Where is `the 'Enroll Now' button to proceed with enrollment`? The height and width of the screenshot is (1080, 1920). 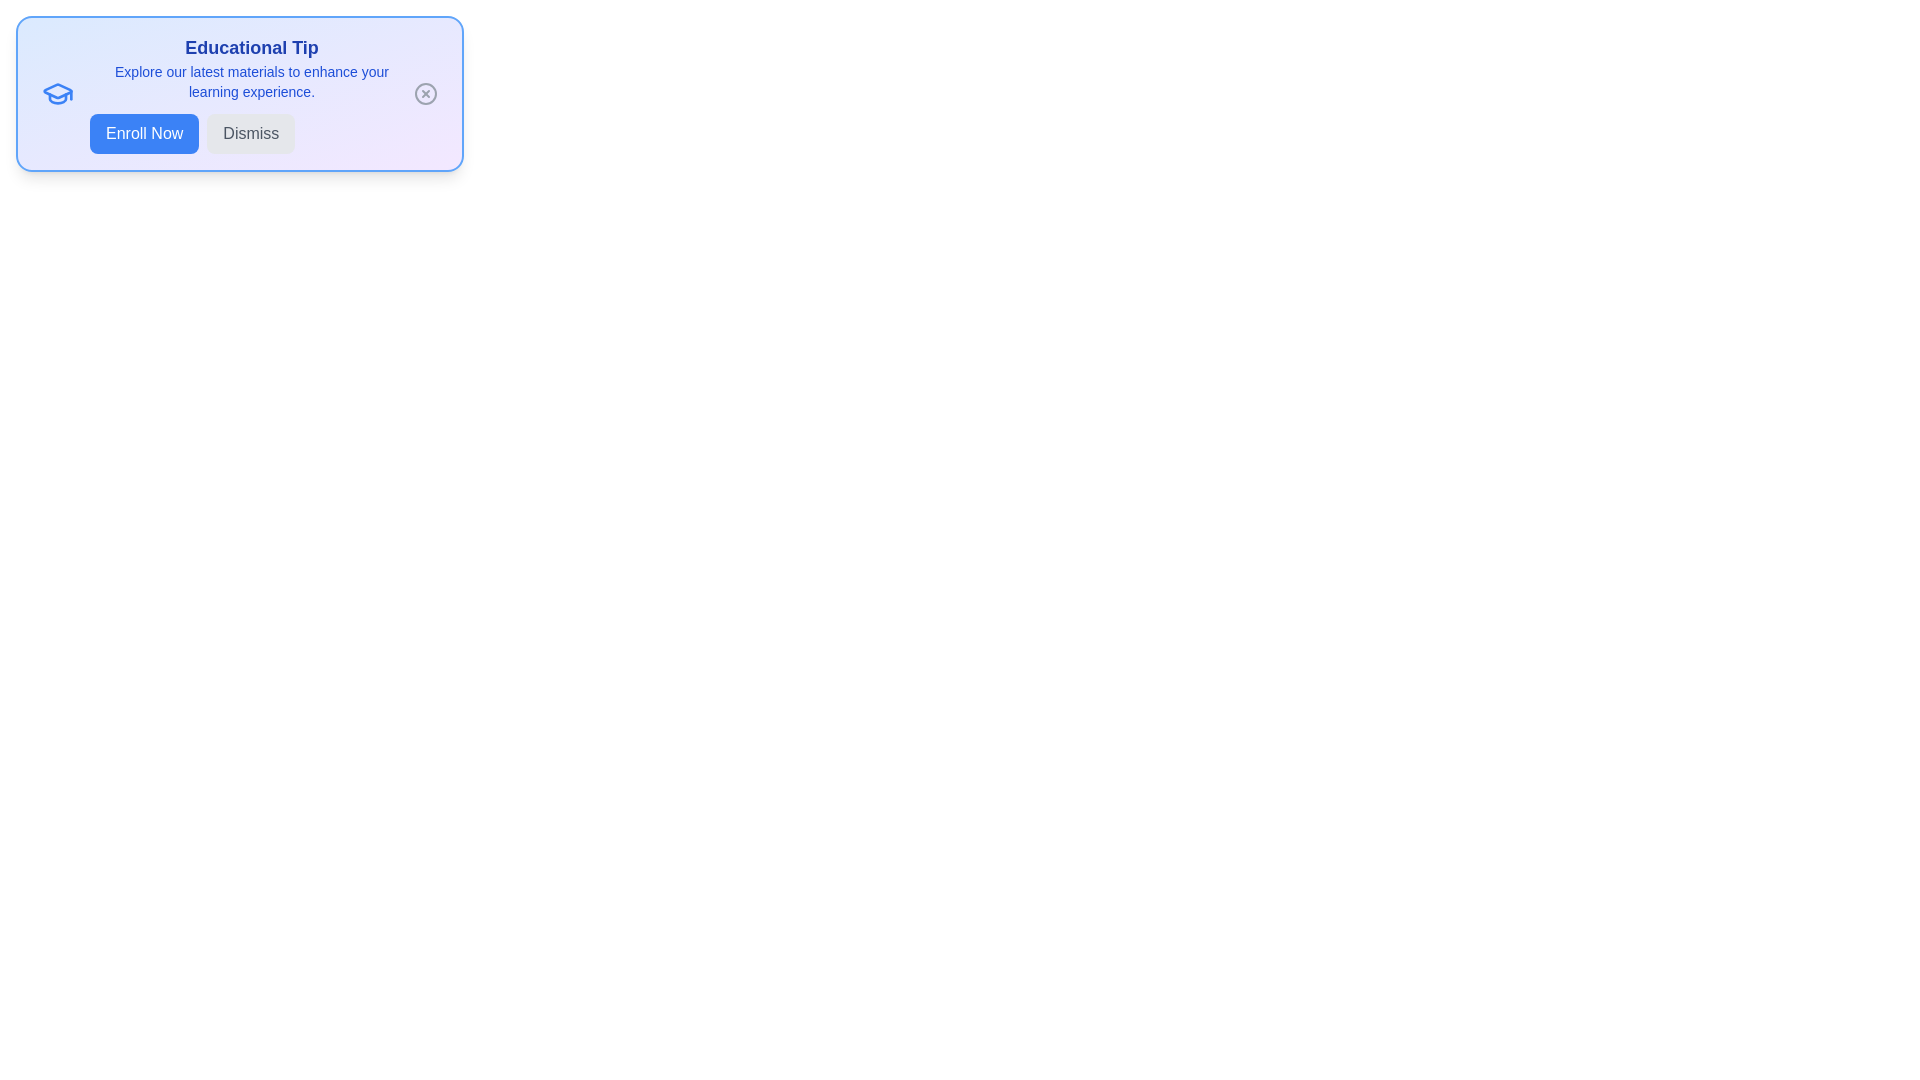 the 'Enroll Now' button to proceed with enrollment is located at coordinates (143, 134).